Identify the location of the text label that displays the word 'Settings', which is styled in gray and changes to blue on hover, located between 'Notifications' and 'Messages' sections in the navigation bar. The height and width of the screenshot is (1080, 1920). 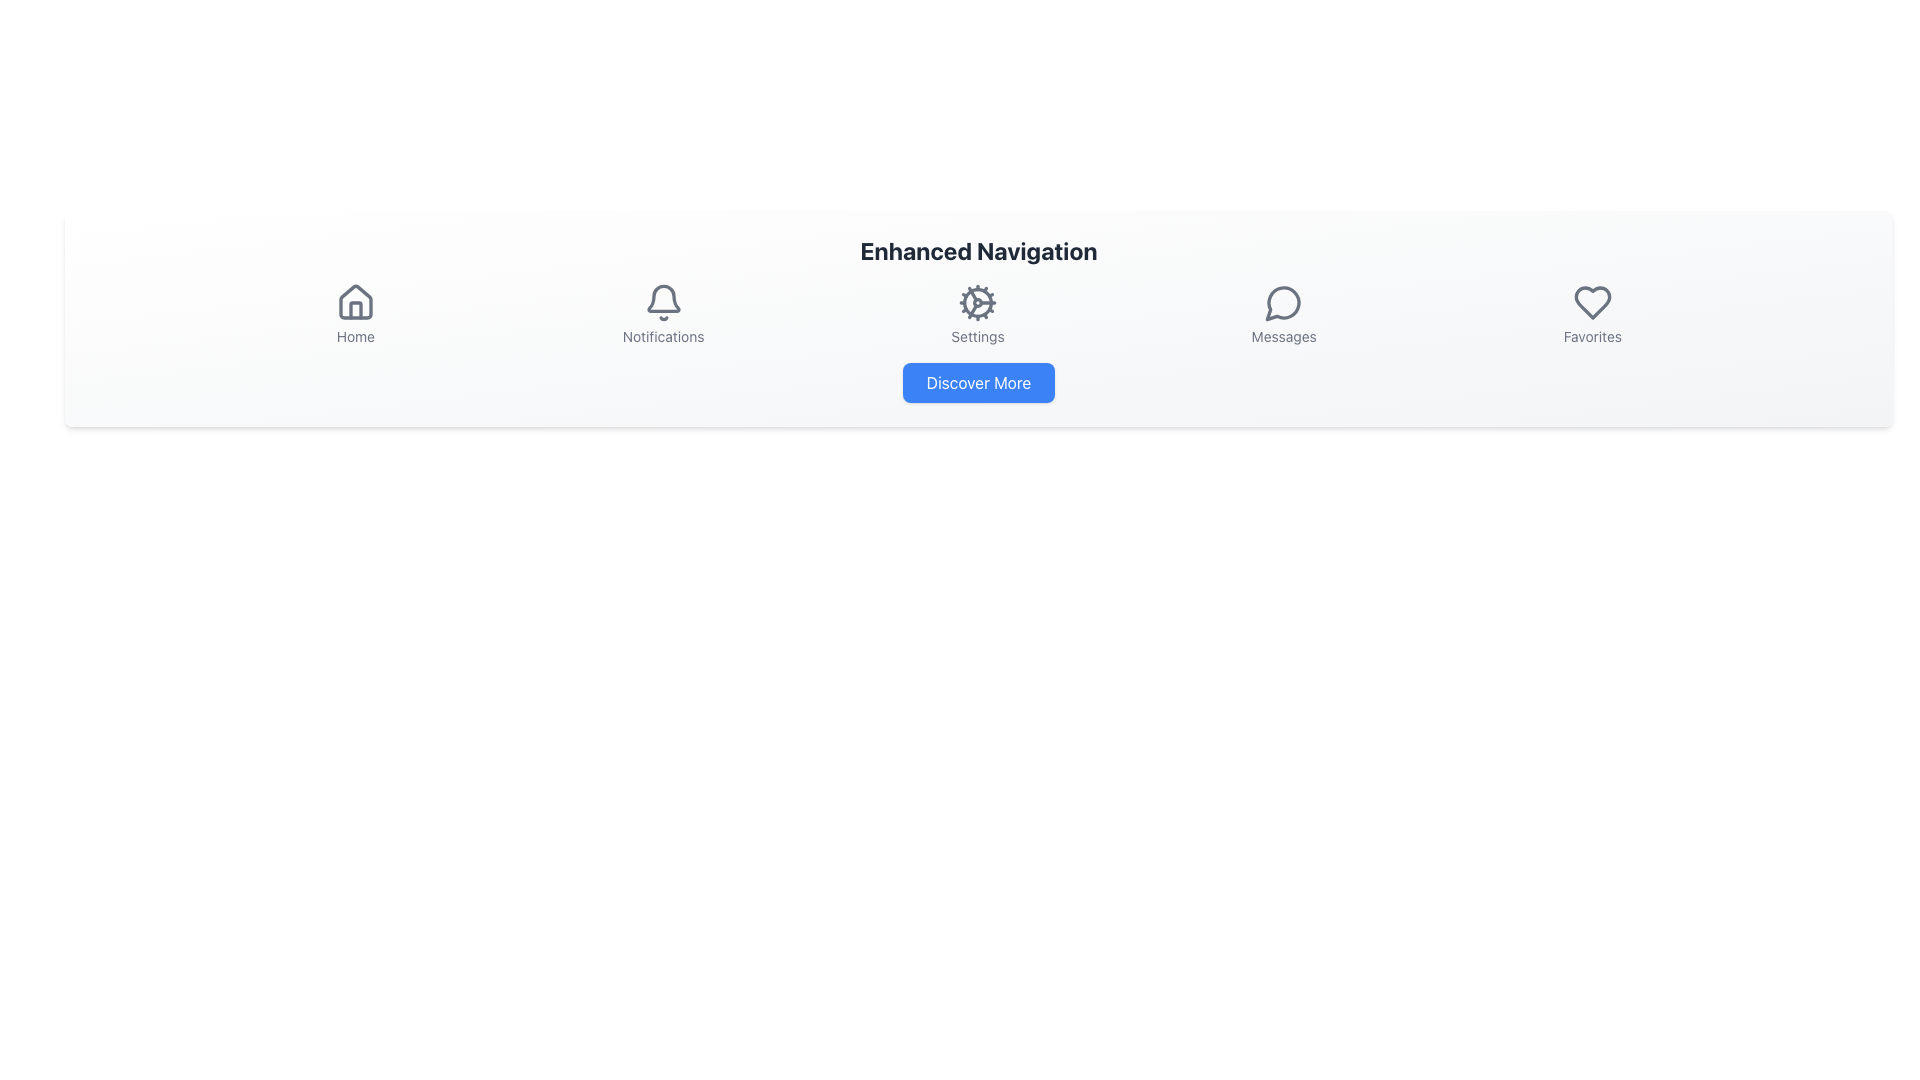
(978, 335).